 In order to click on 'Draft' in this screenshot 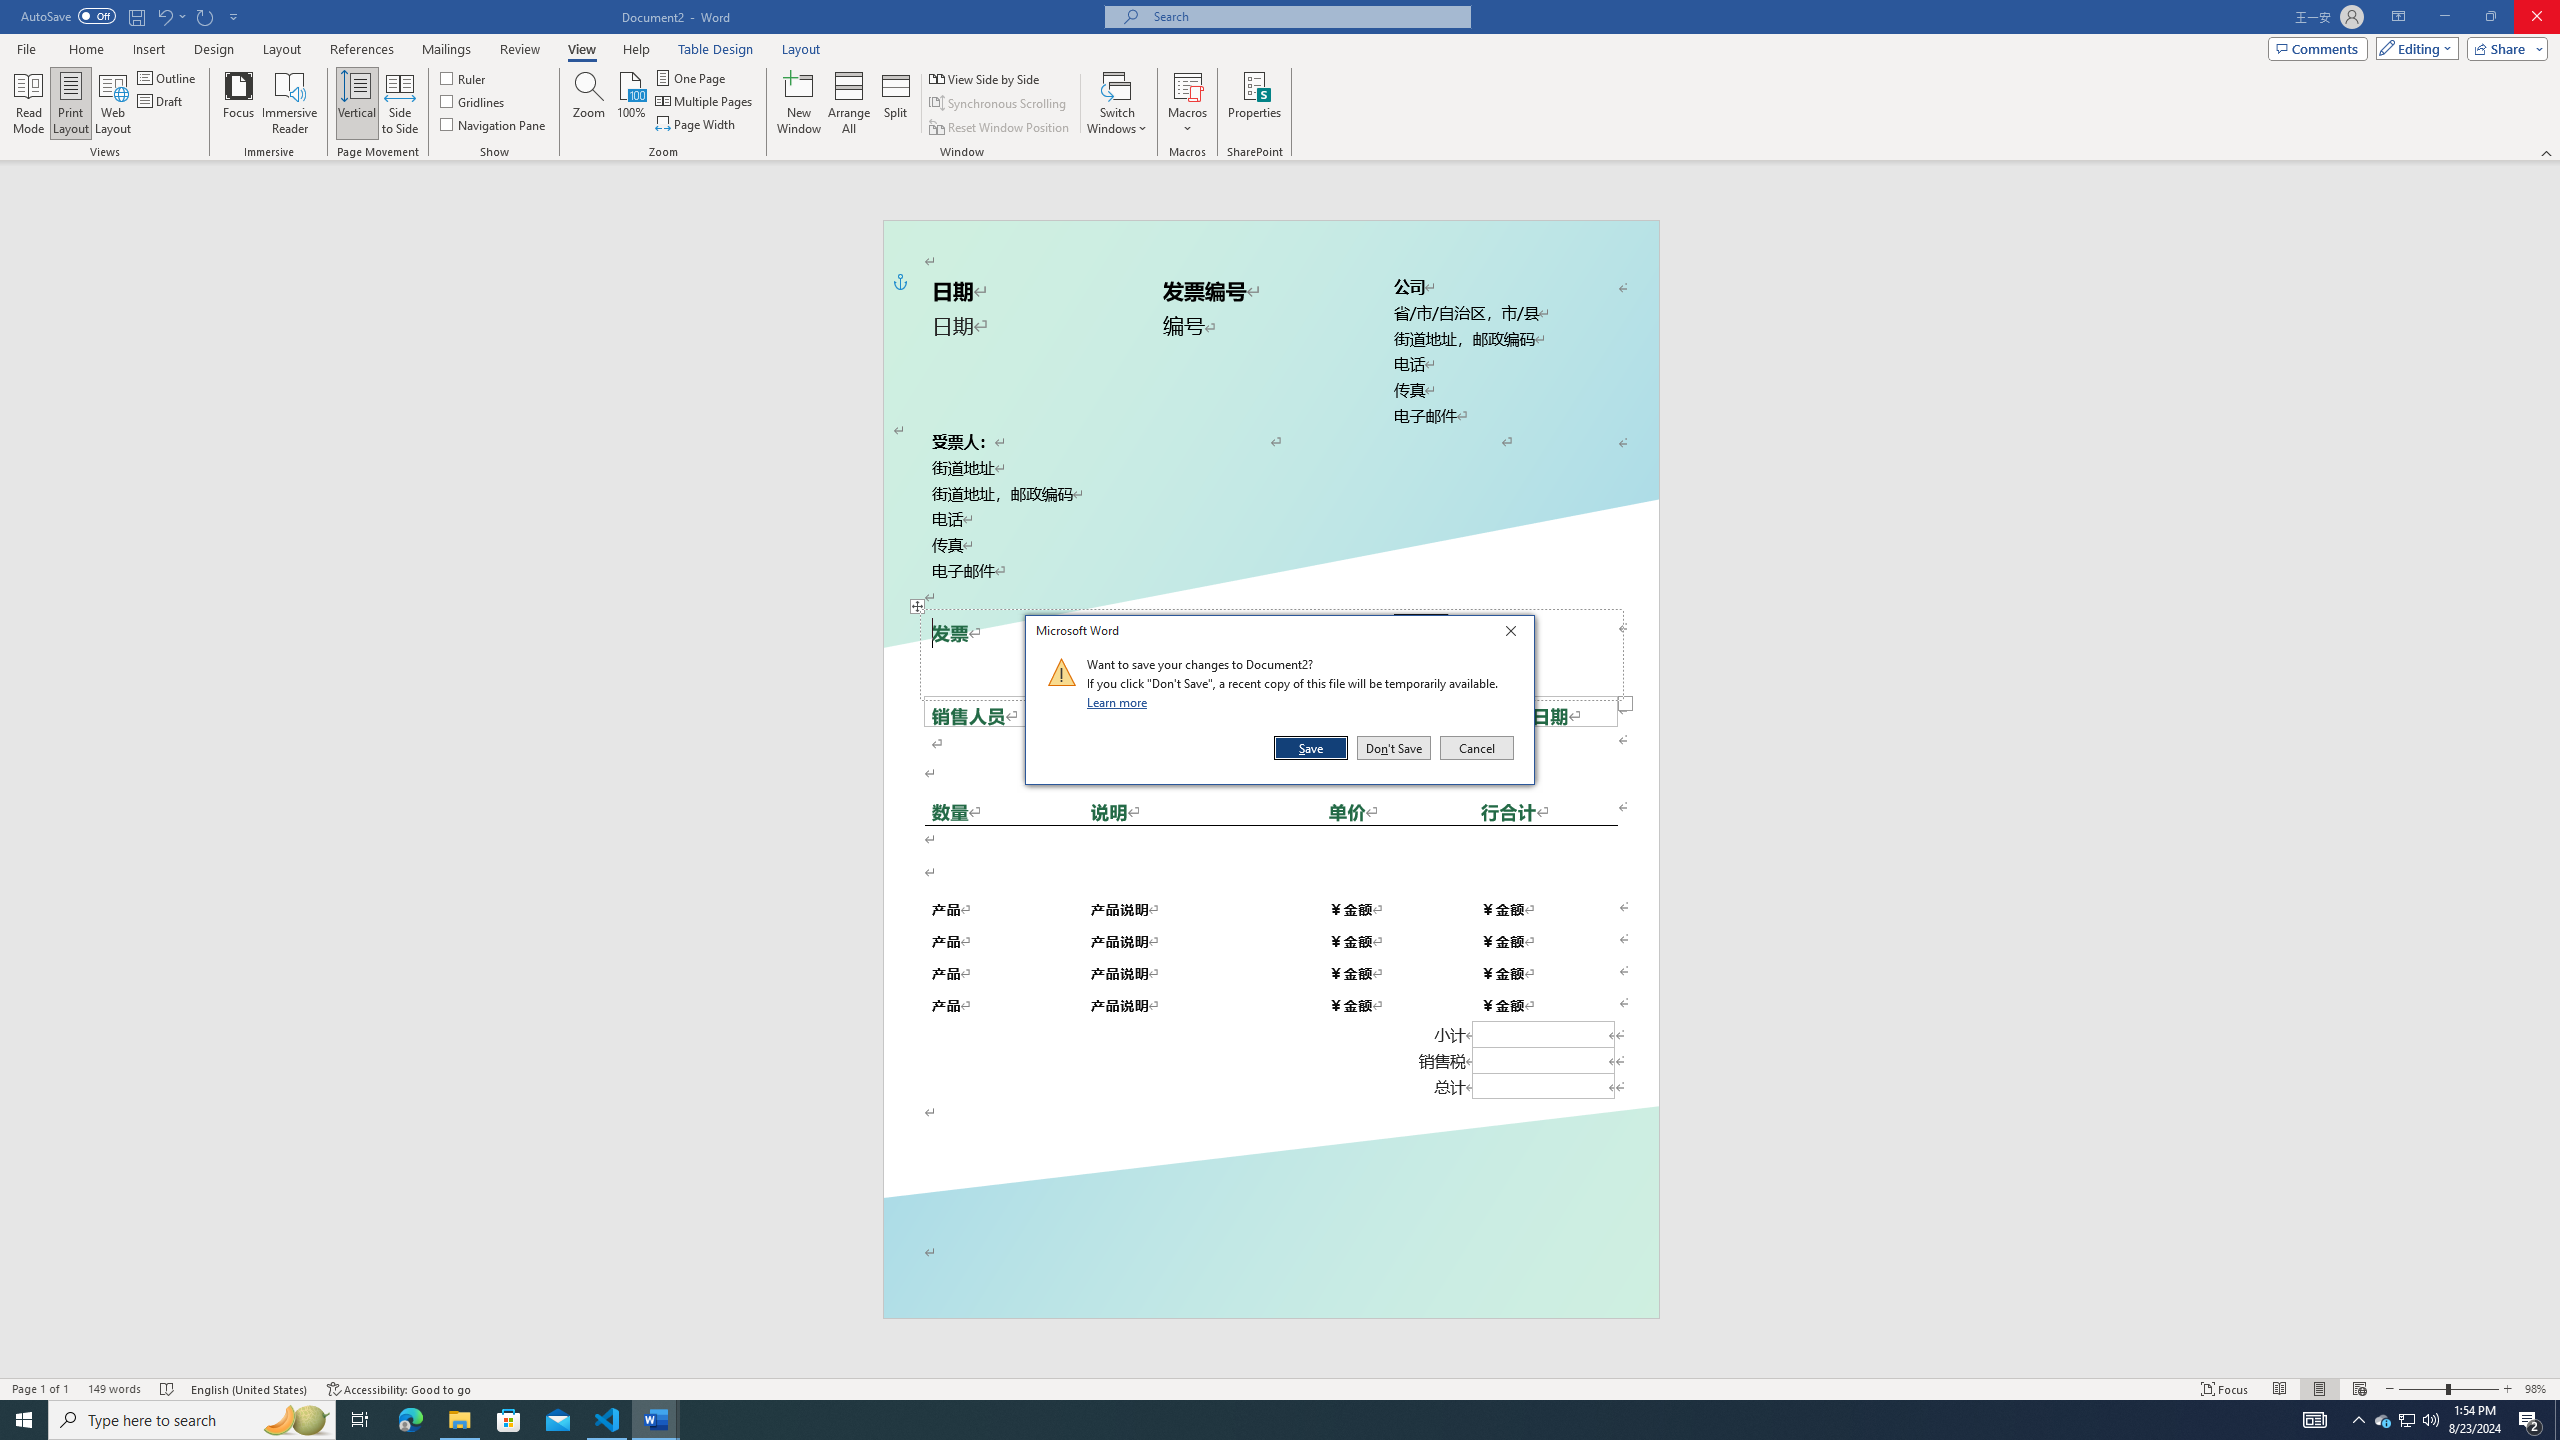, I will do `click(160, 99)`.